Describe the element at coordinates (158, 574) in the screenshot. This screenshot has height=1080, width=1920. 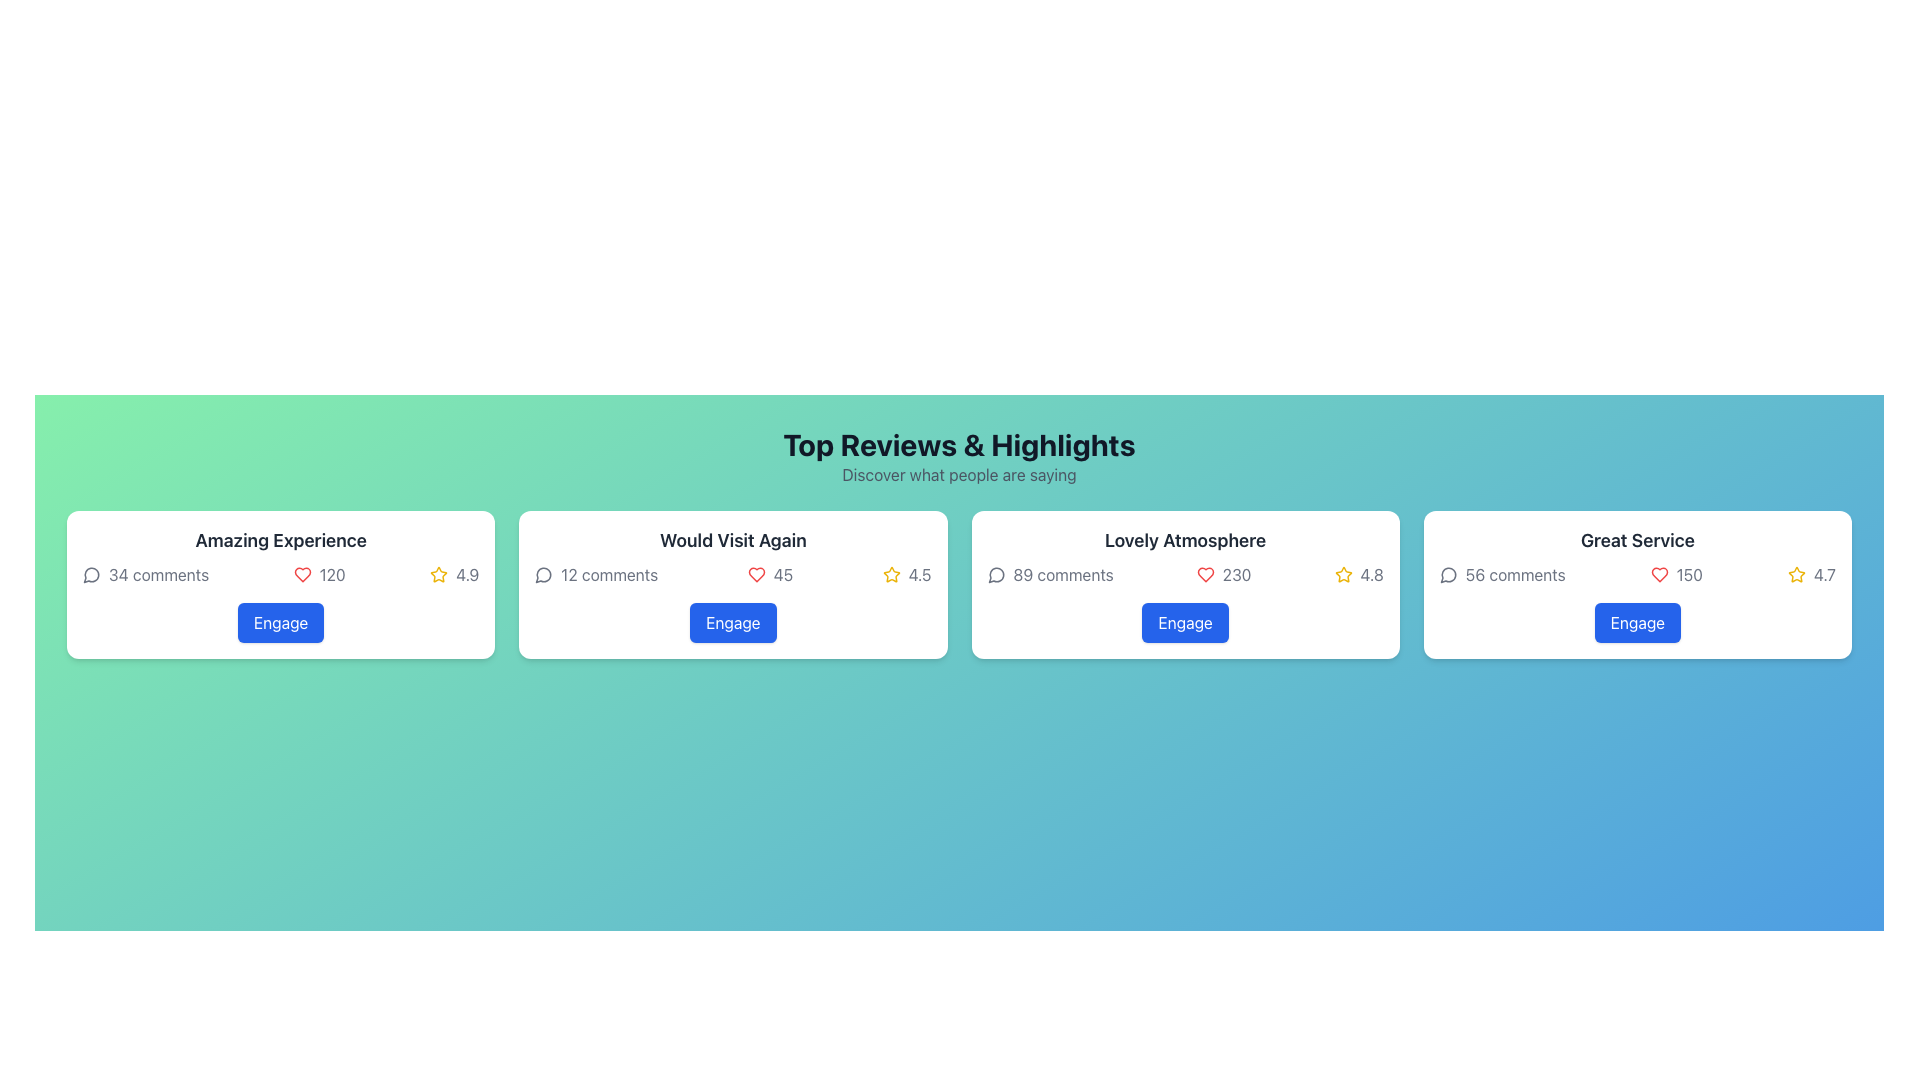
I see `the text indicating the number of comments related to the 'Amazing Experience' review, located in the lower half of the review card` at that location.